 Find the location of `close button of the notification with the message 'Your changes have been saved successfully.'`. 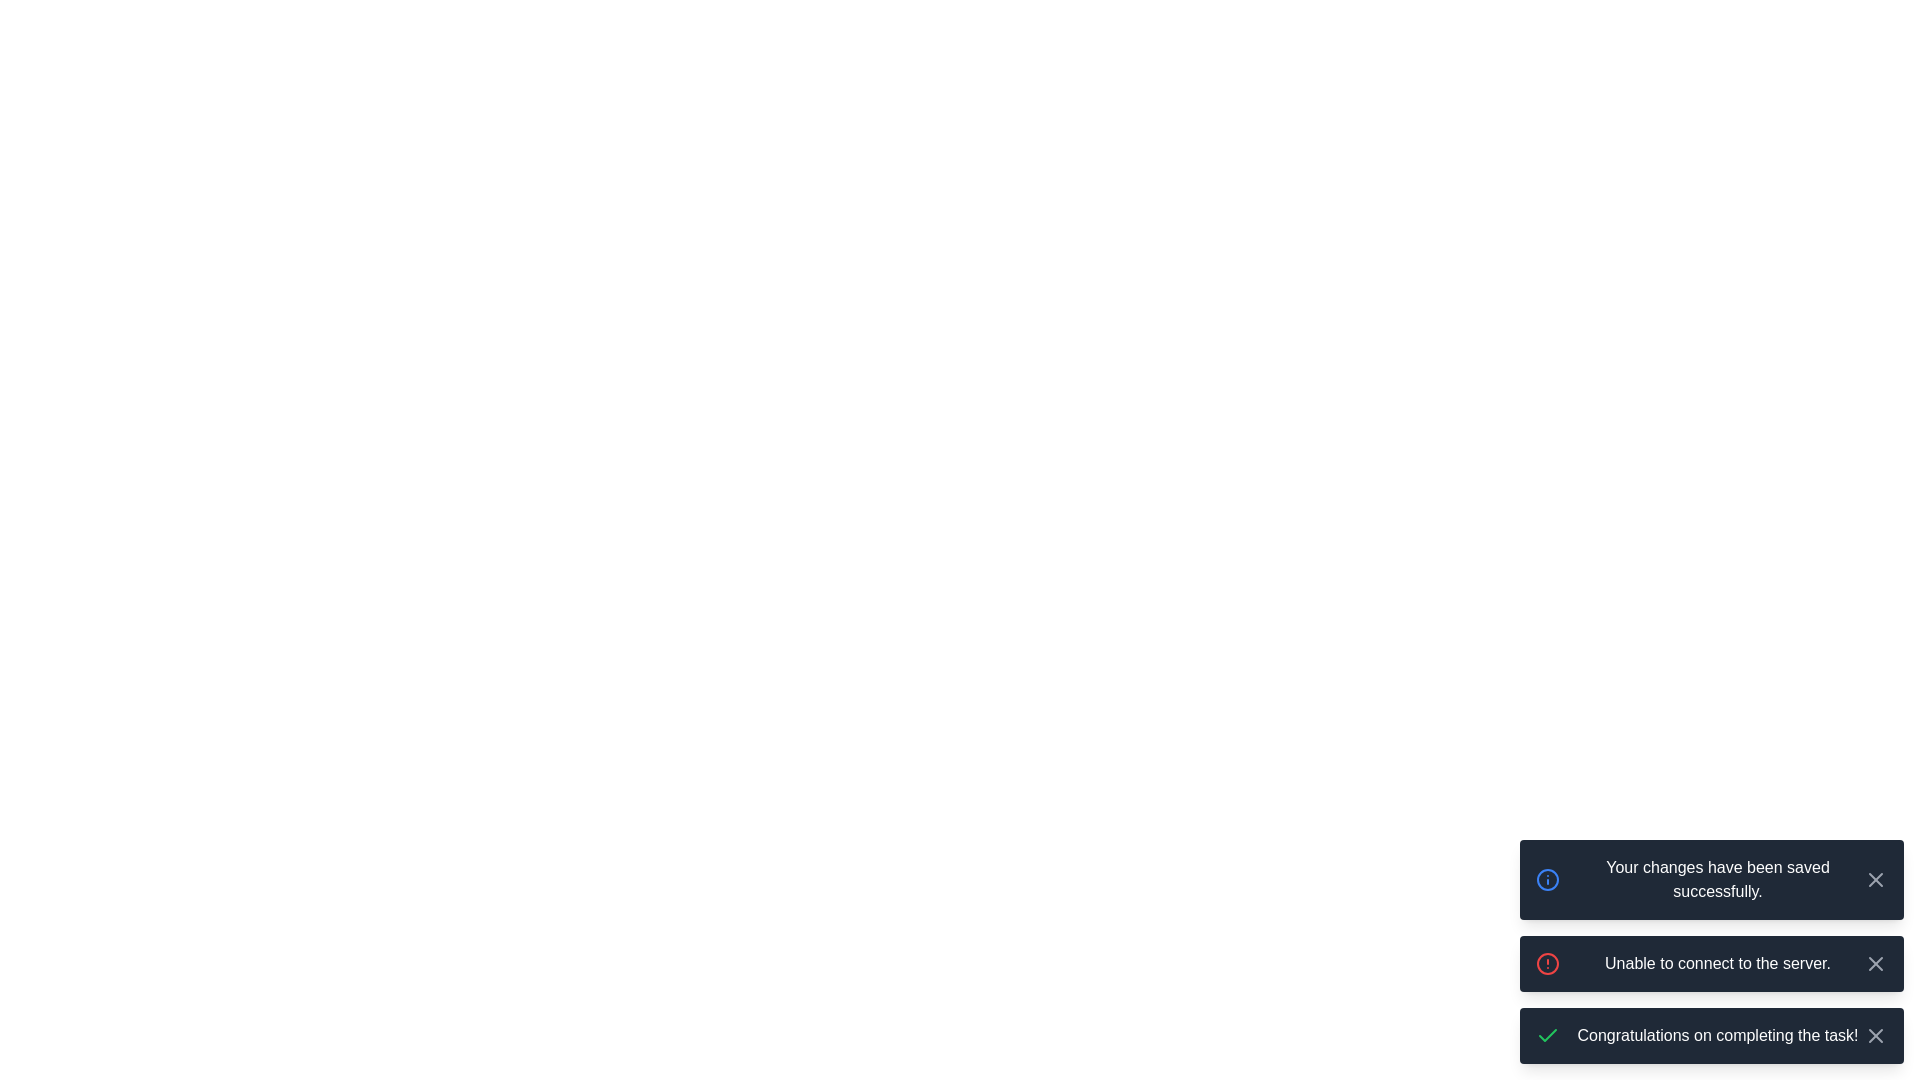

close button of the notification with the message 'Your changes have been saved successfully.' is located at coordinates (1875, 878).